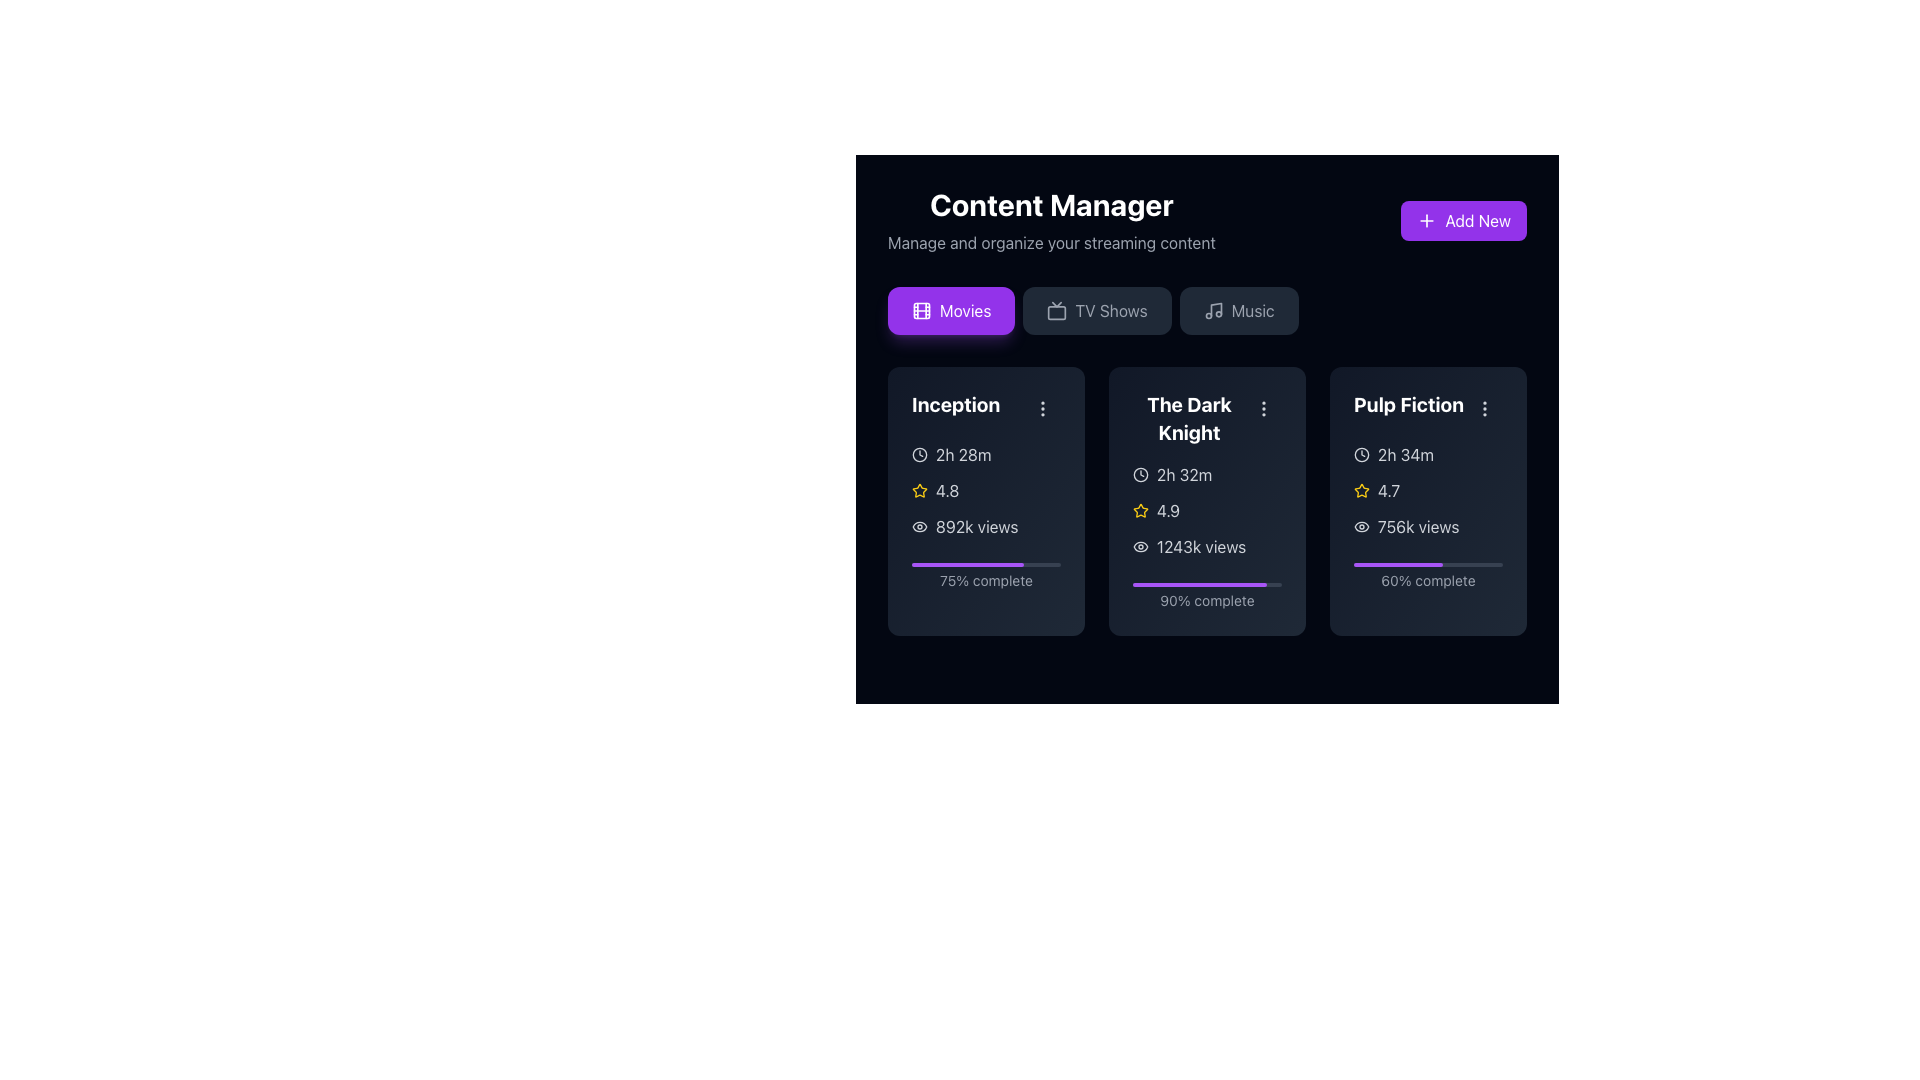 The width and height of the screenshot is (1920, 1080). What do you see at coordinates (1361, 455) in the screenshot?
I see `the clock icon located in the third card related to the 'Pulp Fiction' movie, which is represented by a circular outline with clock hands, situated before the text '2h 34m'` at bounding box center [1361, 455].